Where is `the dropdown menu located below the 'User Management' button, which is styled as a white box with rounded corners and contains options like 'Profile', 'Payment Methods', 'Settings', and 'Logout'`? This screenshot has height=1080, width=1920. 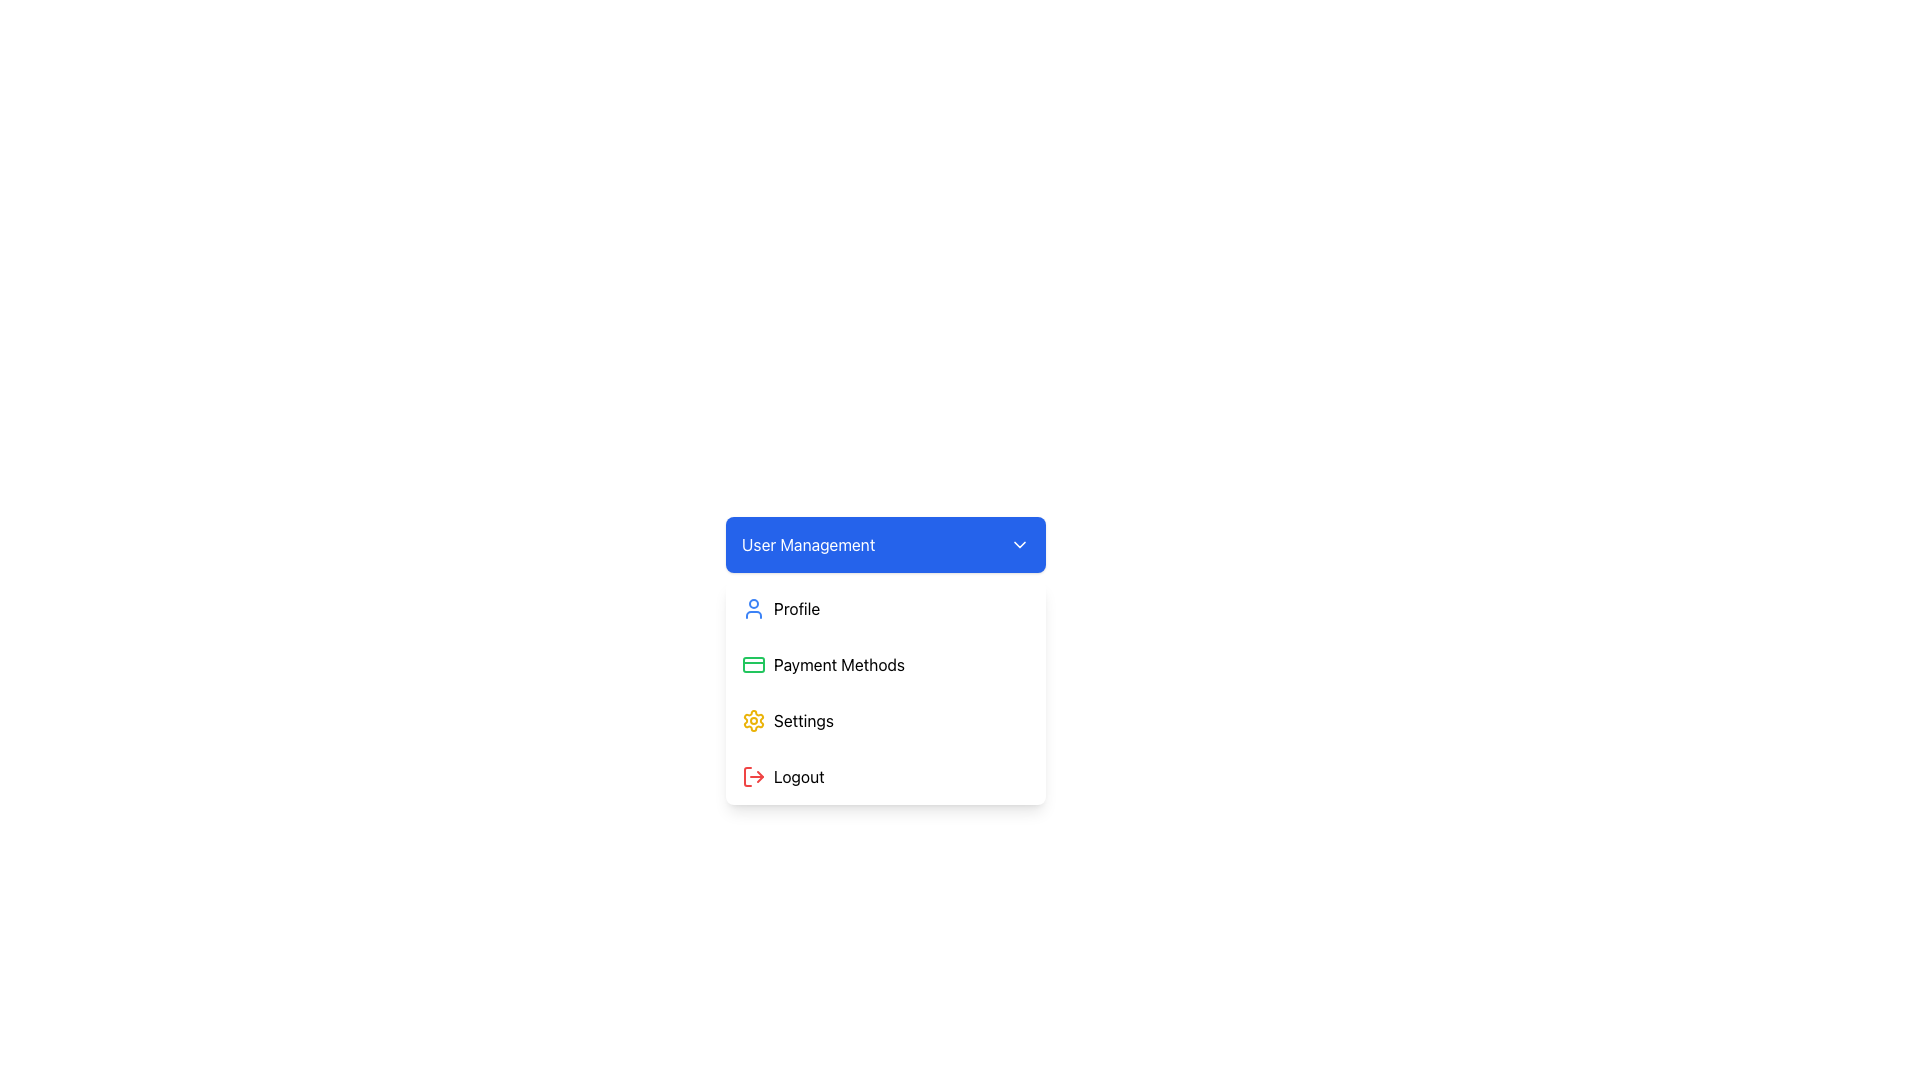 the dropdown menu located below the 'User Management' button, which is styled as a white box with rounded corners and contains options like 'Profile', 'Payment Methods', 'Settings', and 'Logout' is located at coordinates (885, 692).